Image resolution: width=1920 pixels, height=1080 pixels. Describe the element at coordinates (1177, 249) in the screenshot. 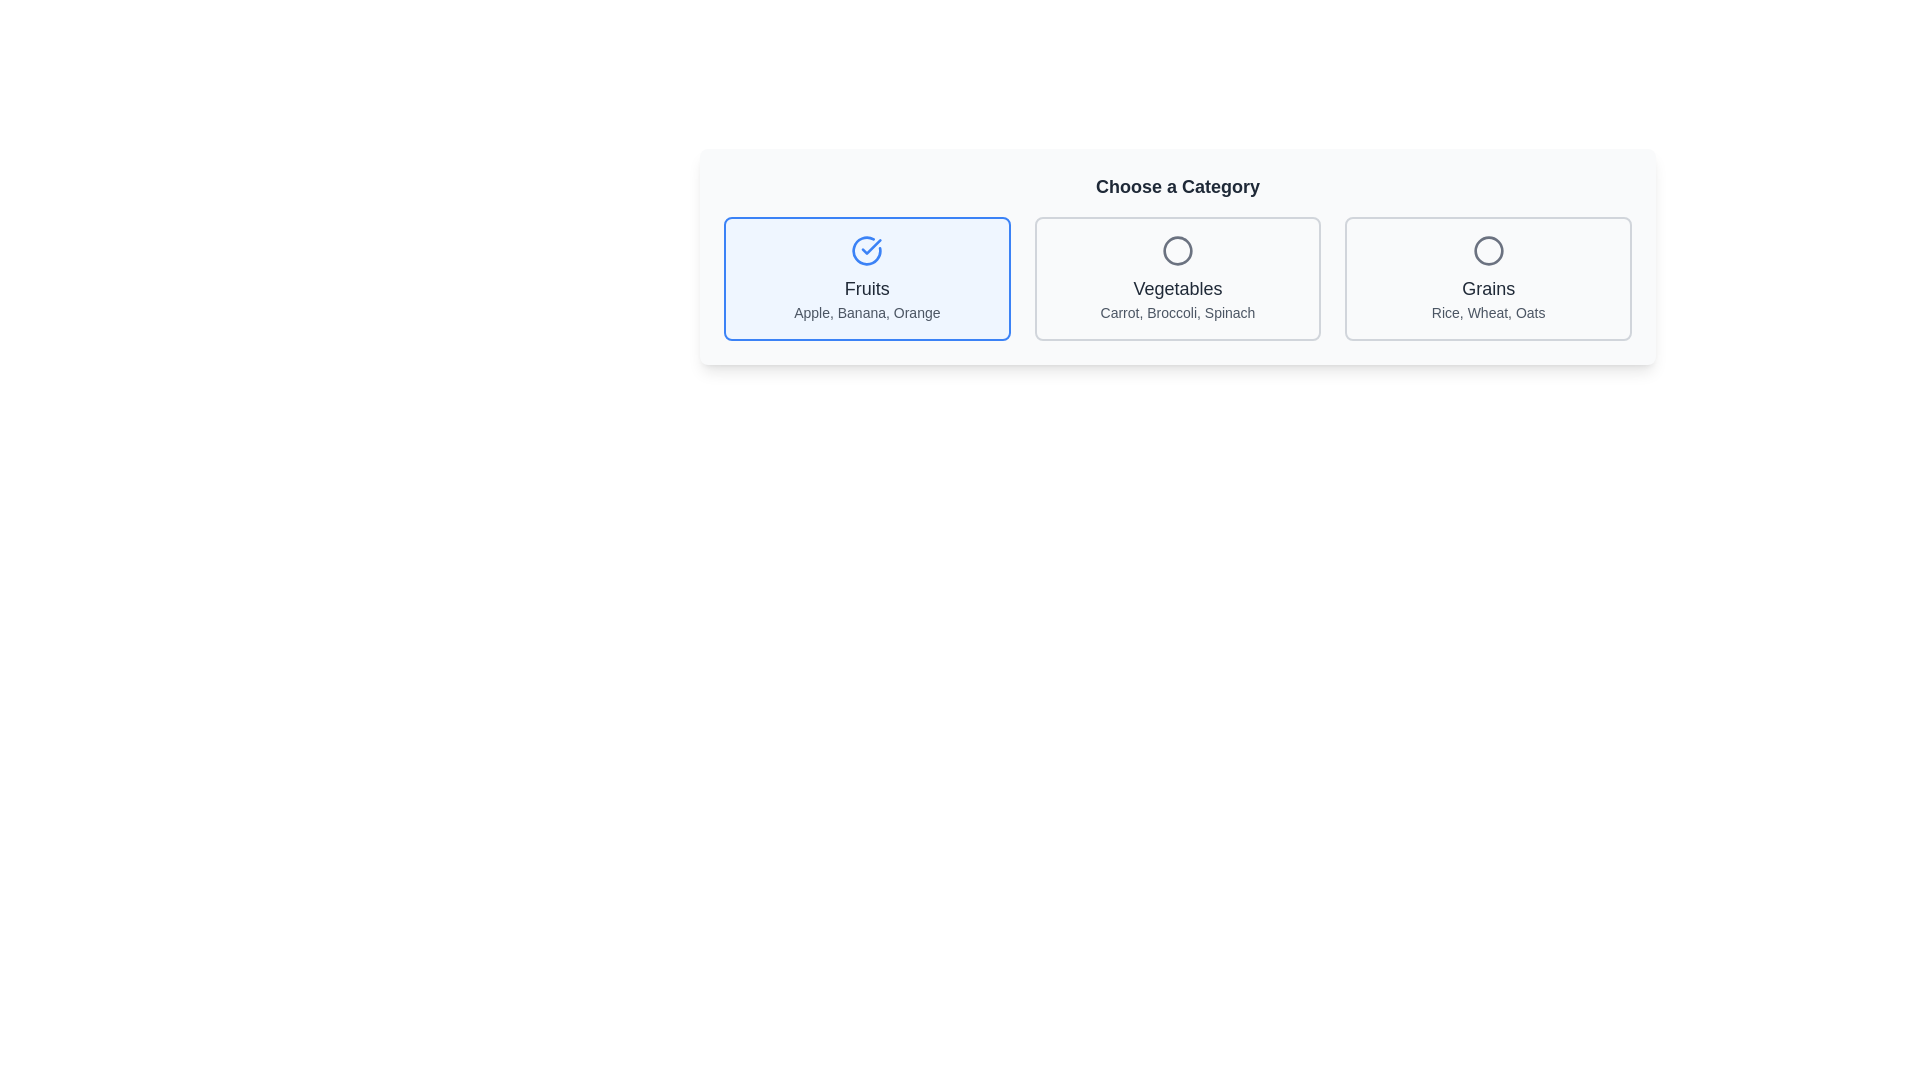

I see `the Circle icon, which serves as a visual indicator for the unselected category inside the 'Vegetables' button in the category selection group` at that location.